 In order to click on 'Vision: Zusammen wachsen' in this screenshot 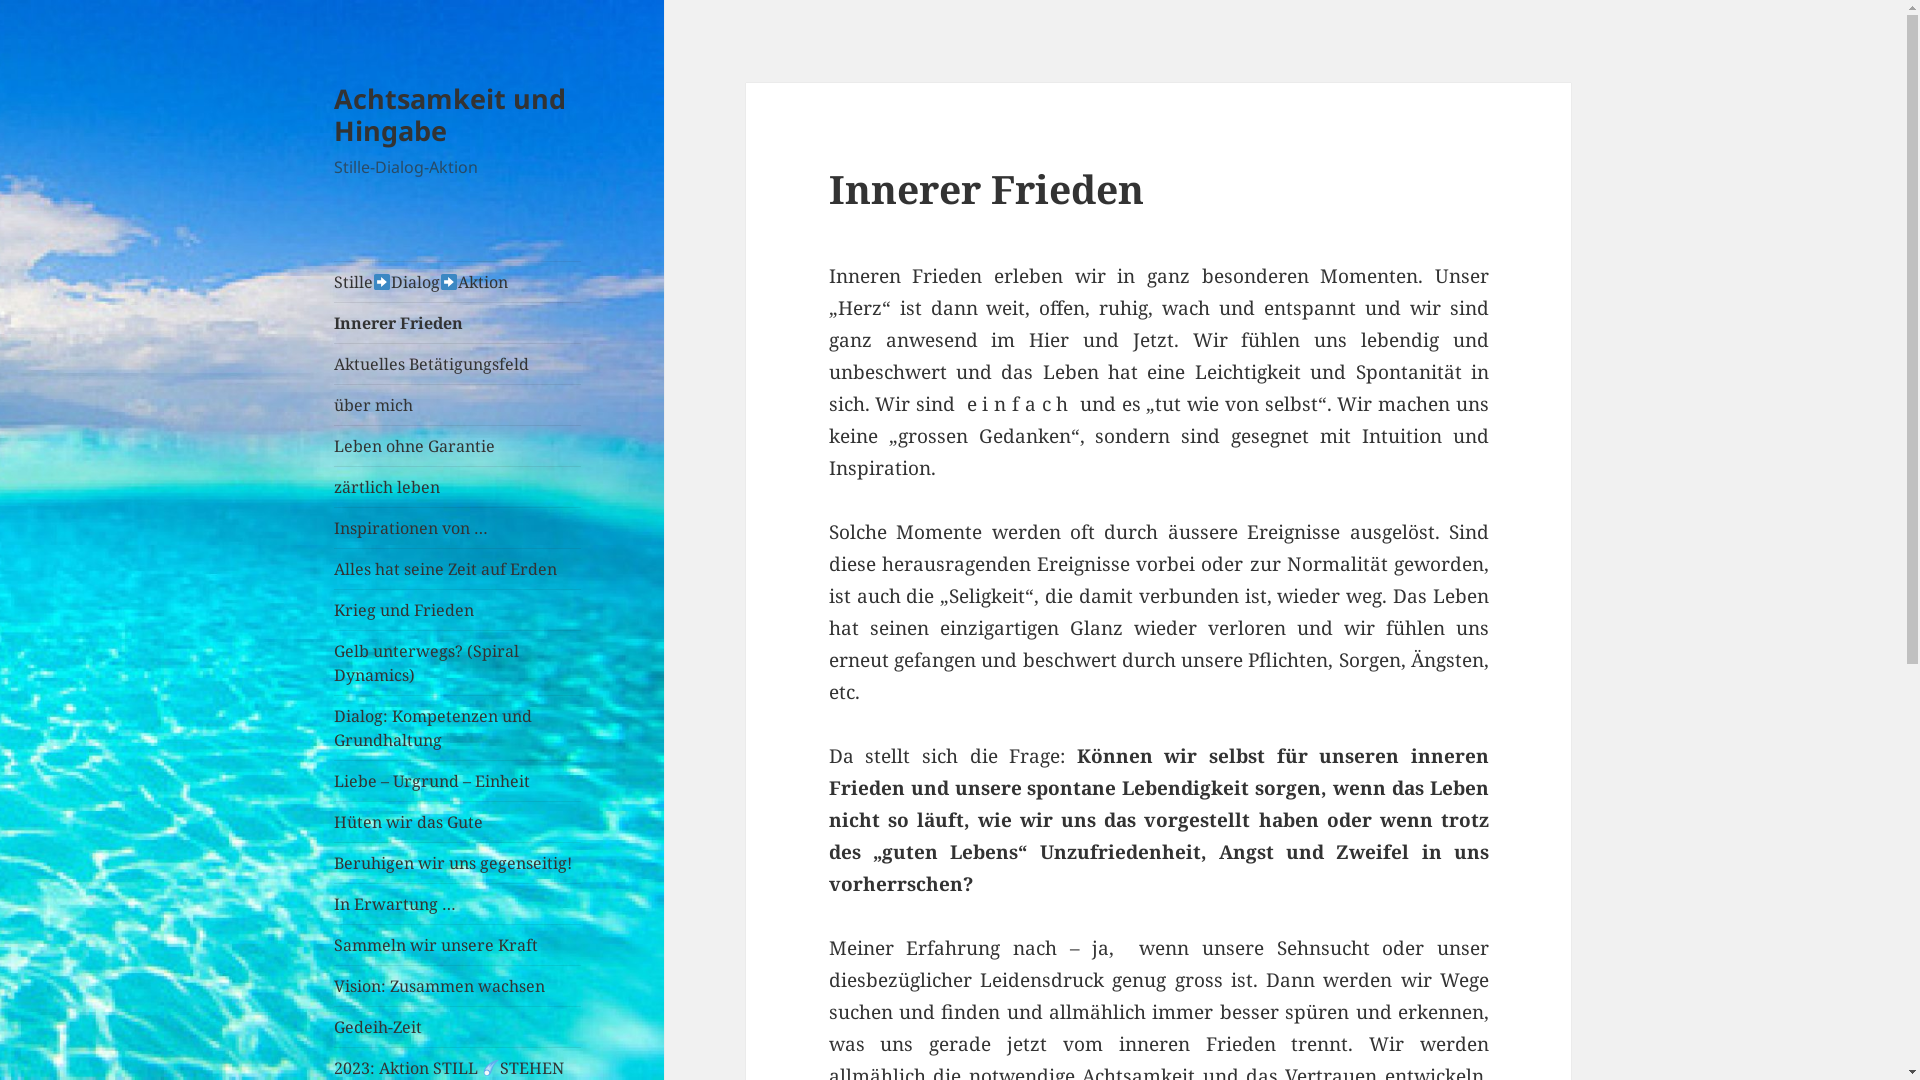, I will do `click(456, 985)`.